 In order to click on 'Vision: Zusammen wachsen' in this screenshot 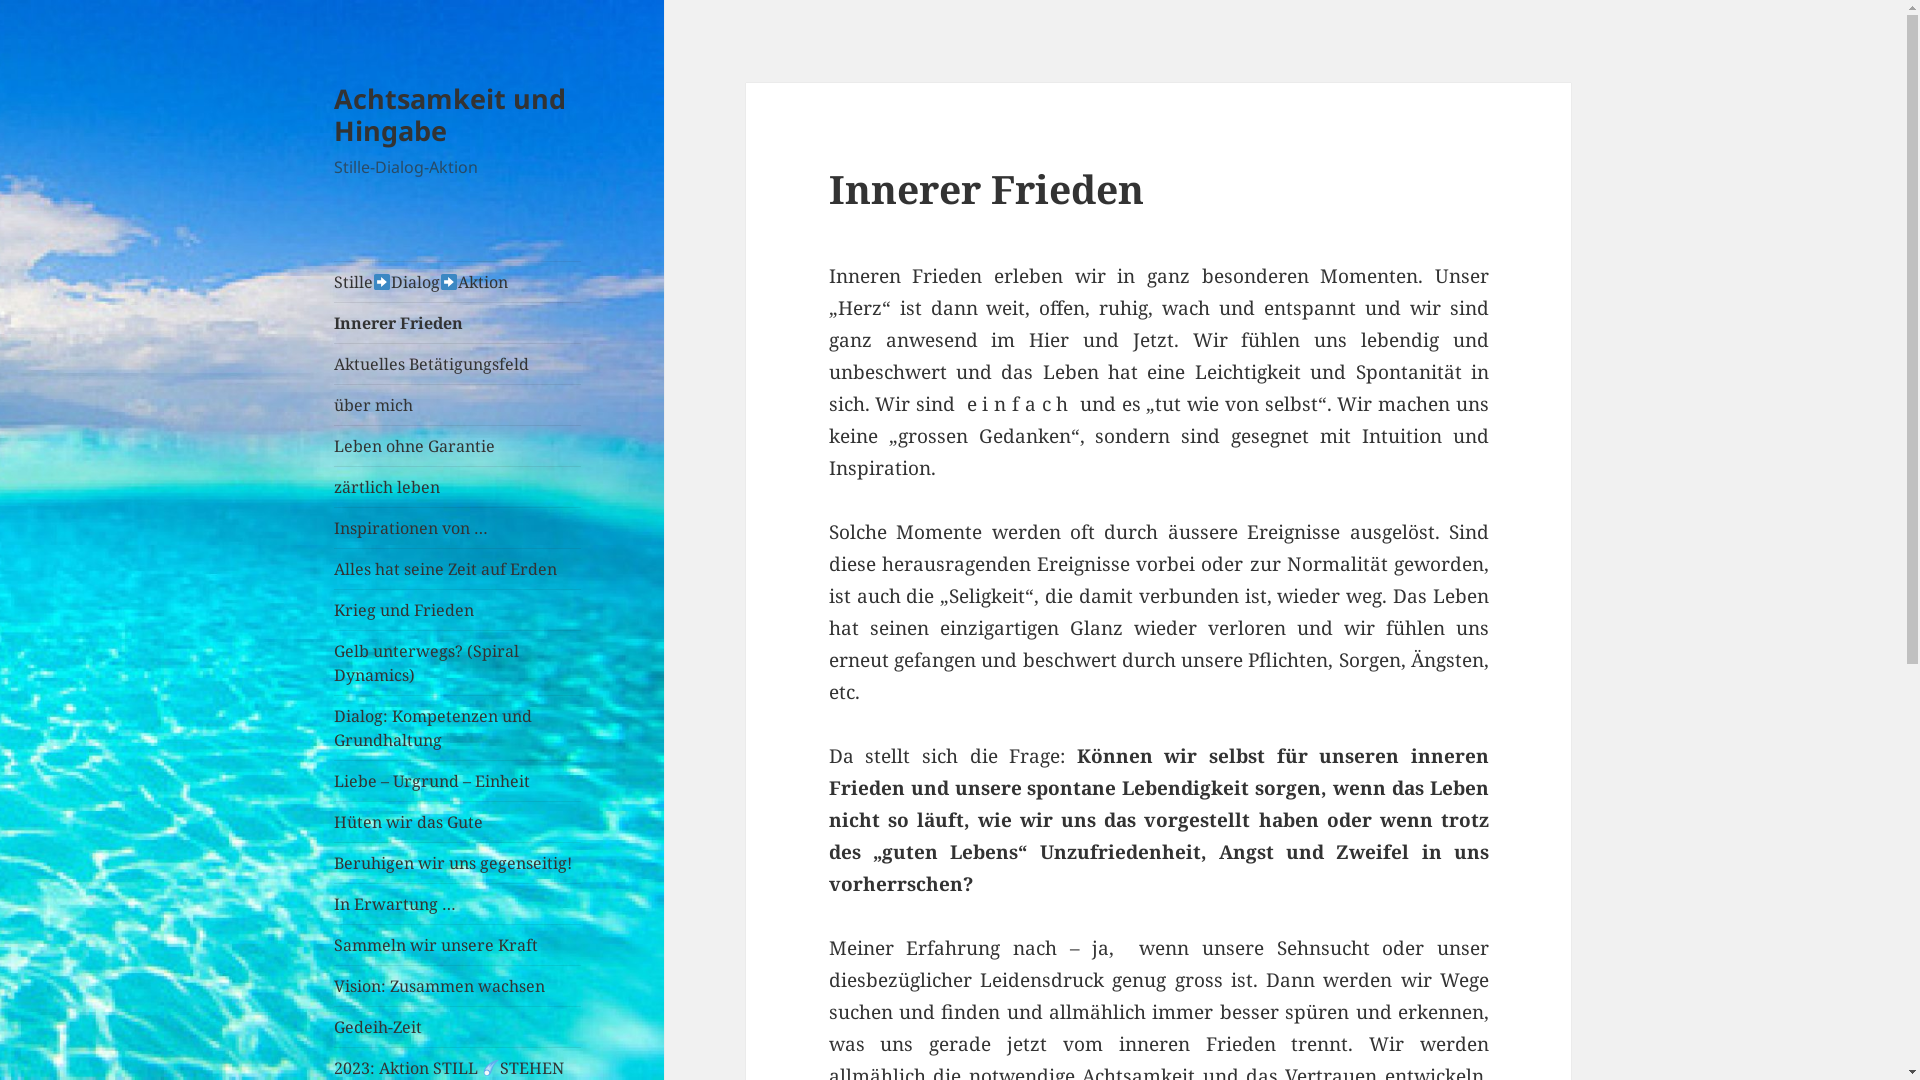, I will do `click(456, 985)`.